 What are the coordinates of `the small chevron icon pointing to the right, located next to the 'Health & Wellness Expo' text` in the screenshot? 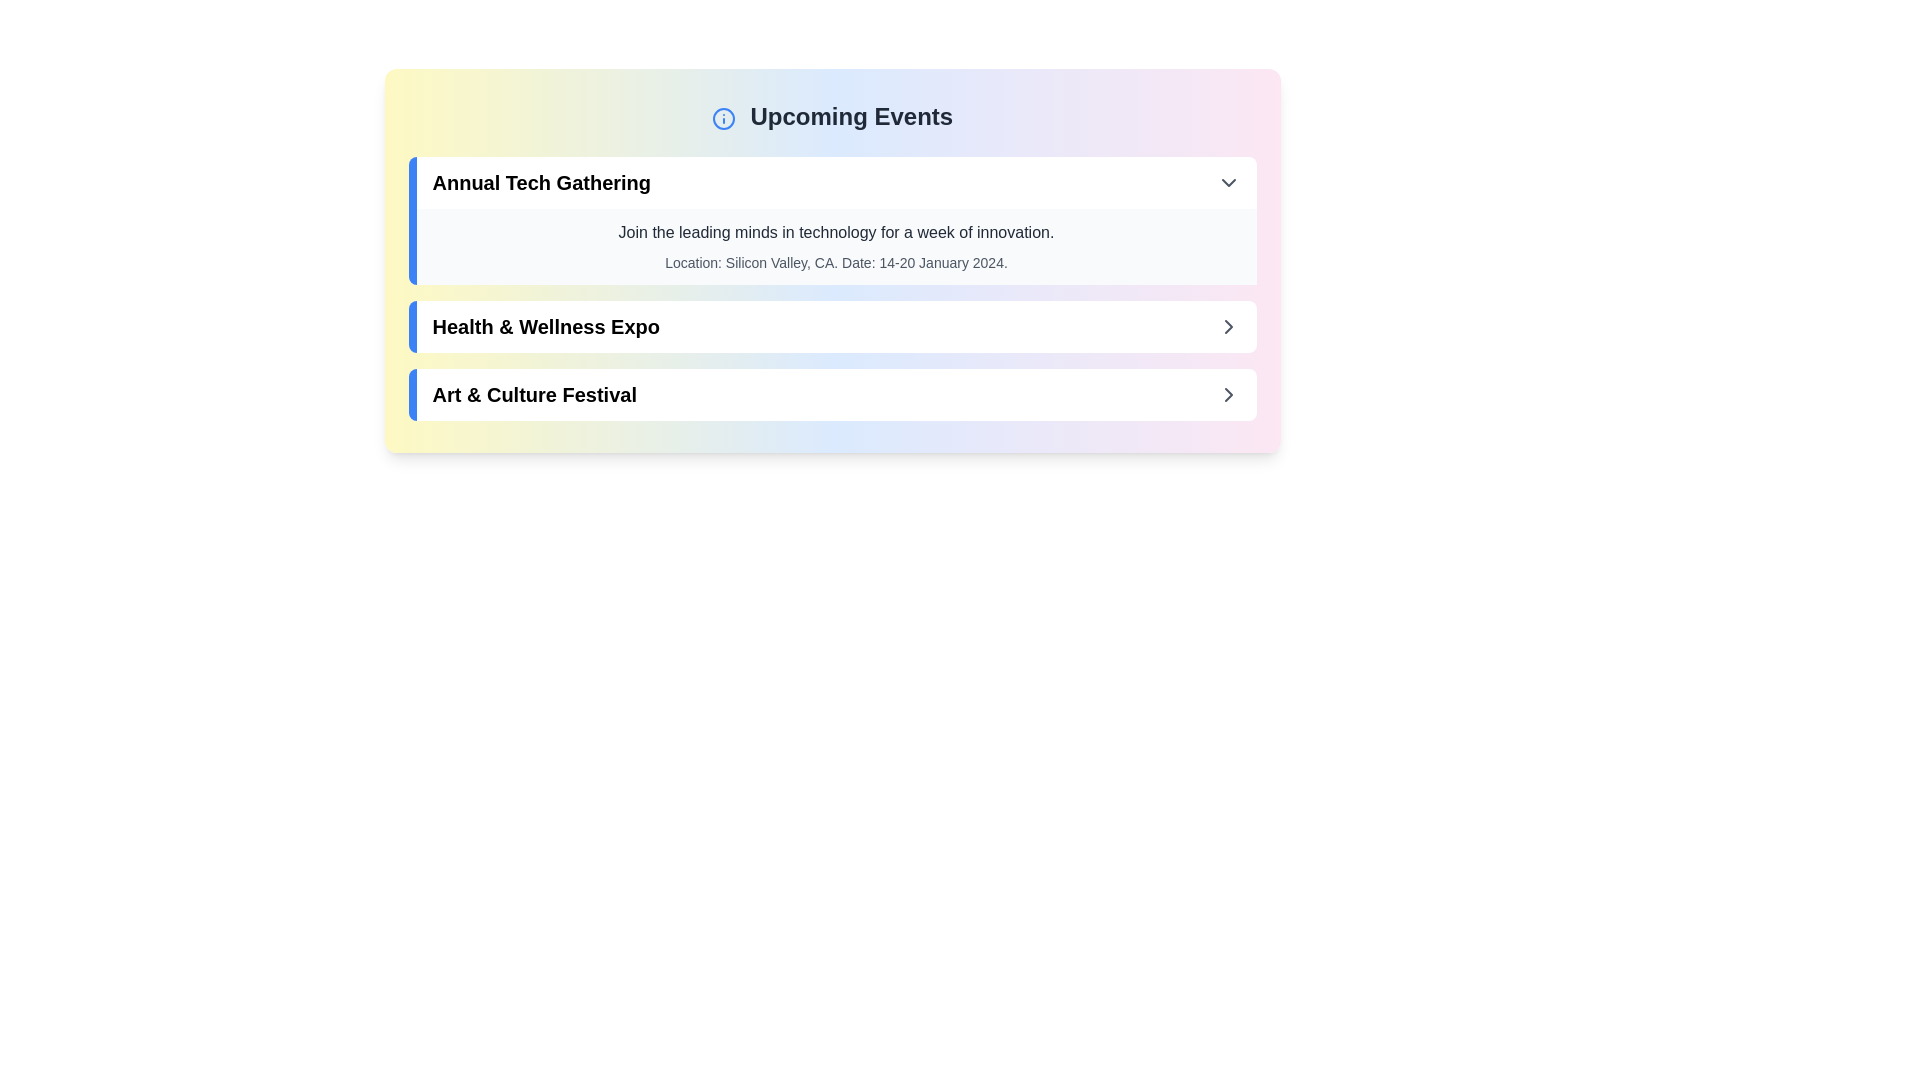 It's located at (1227, 326).